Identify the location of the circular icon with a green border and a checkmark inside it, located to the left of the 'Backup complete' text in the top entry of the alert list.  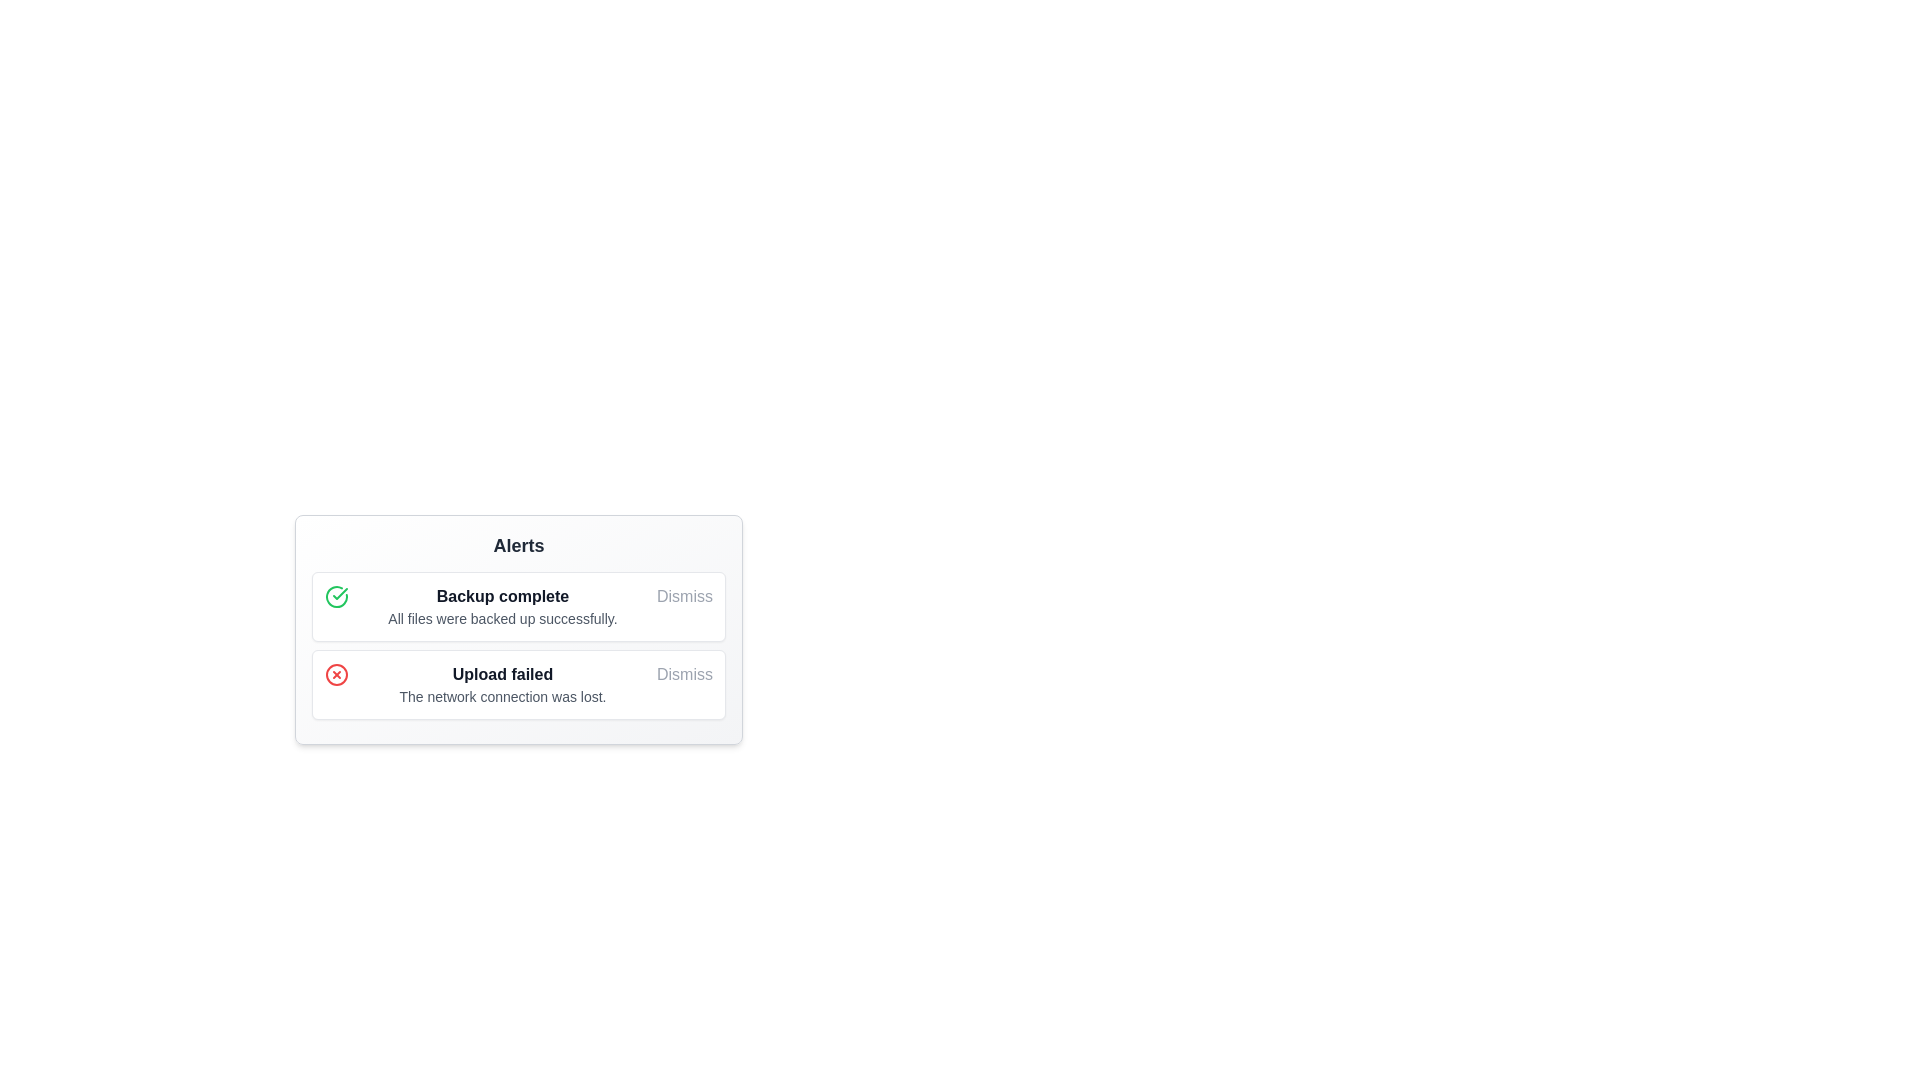
(336, 596).